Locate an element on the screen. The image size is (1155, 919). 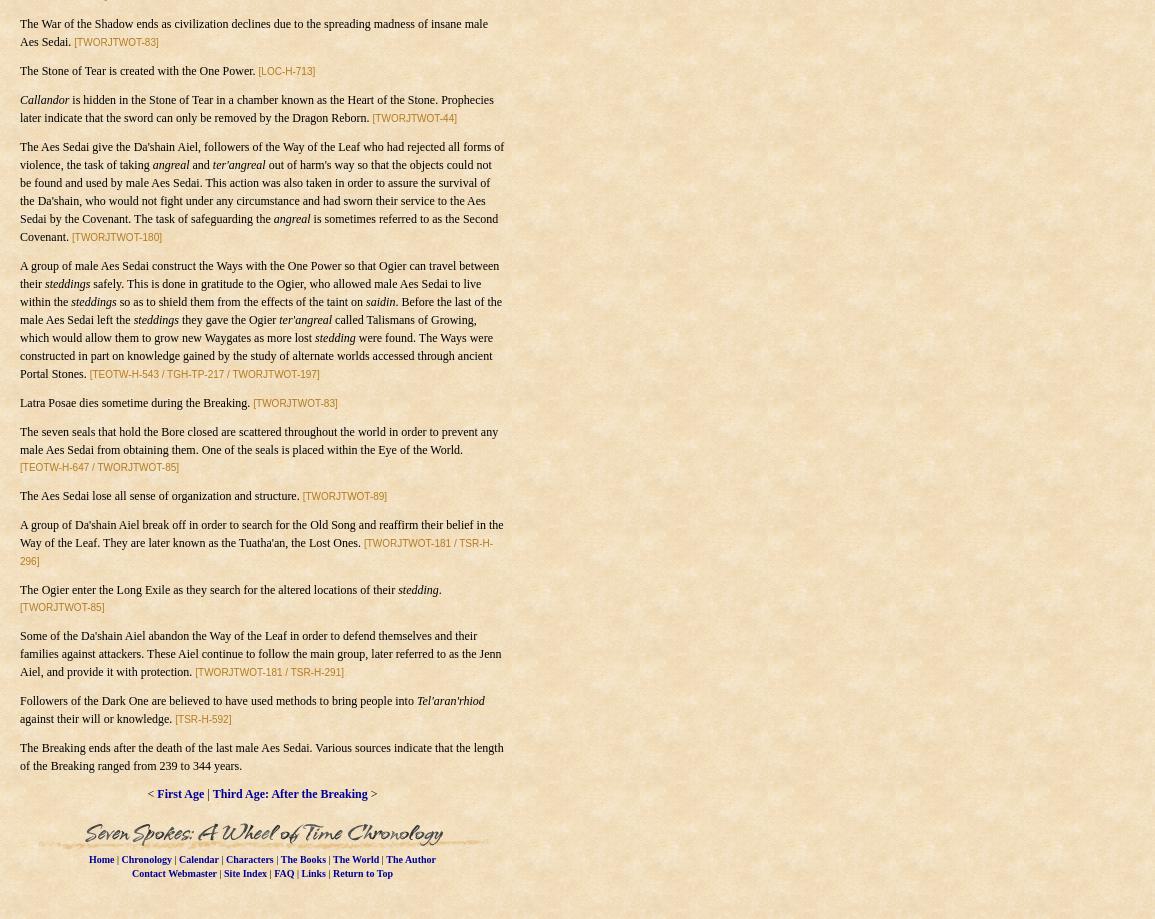
'Tel'aran'rhiod' is located at coordinates (416, 700).